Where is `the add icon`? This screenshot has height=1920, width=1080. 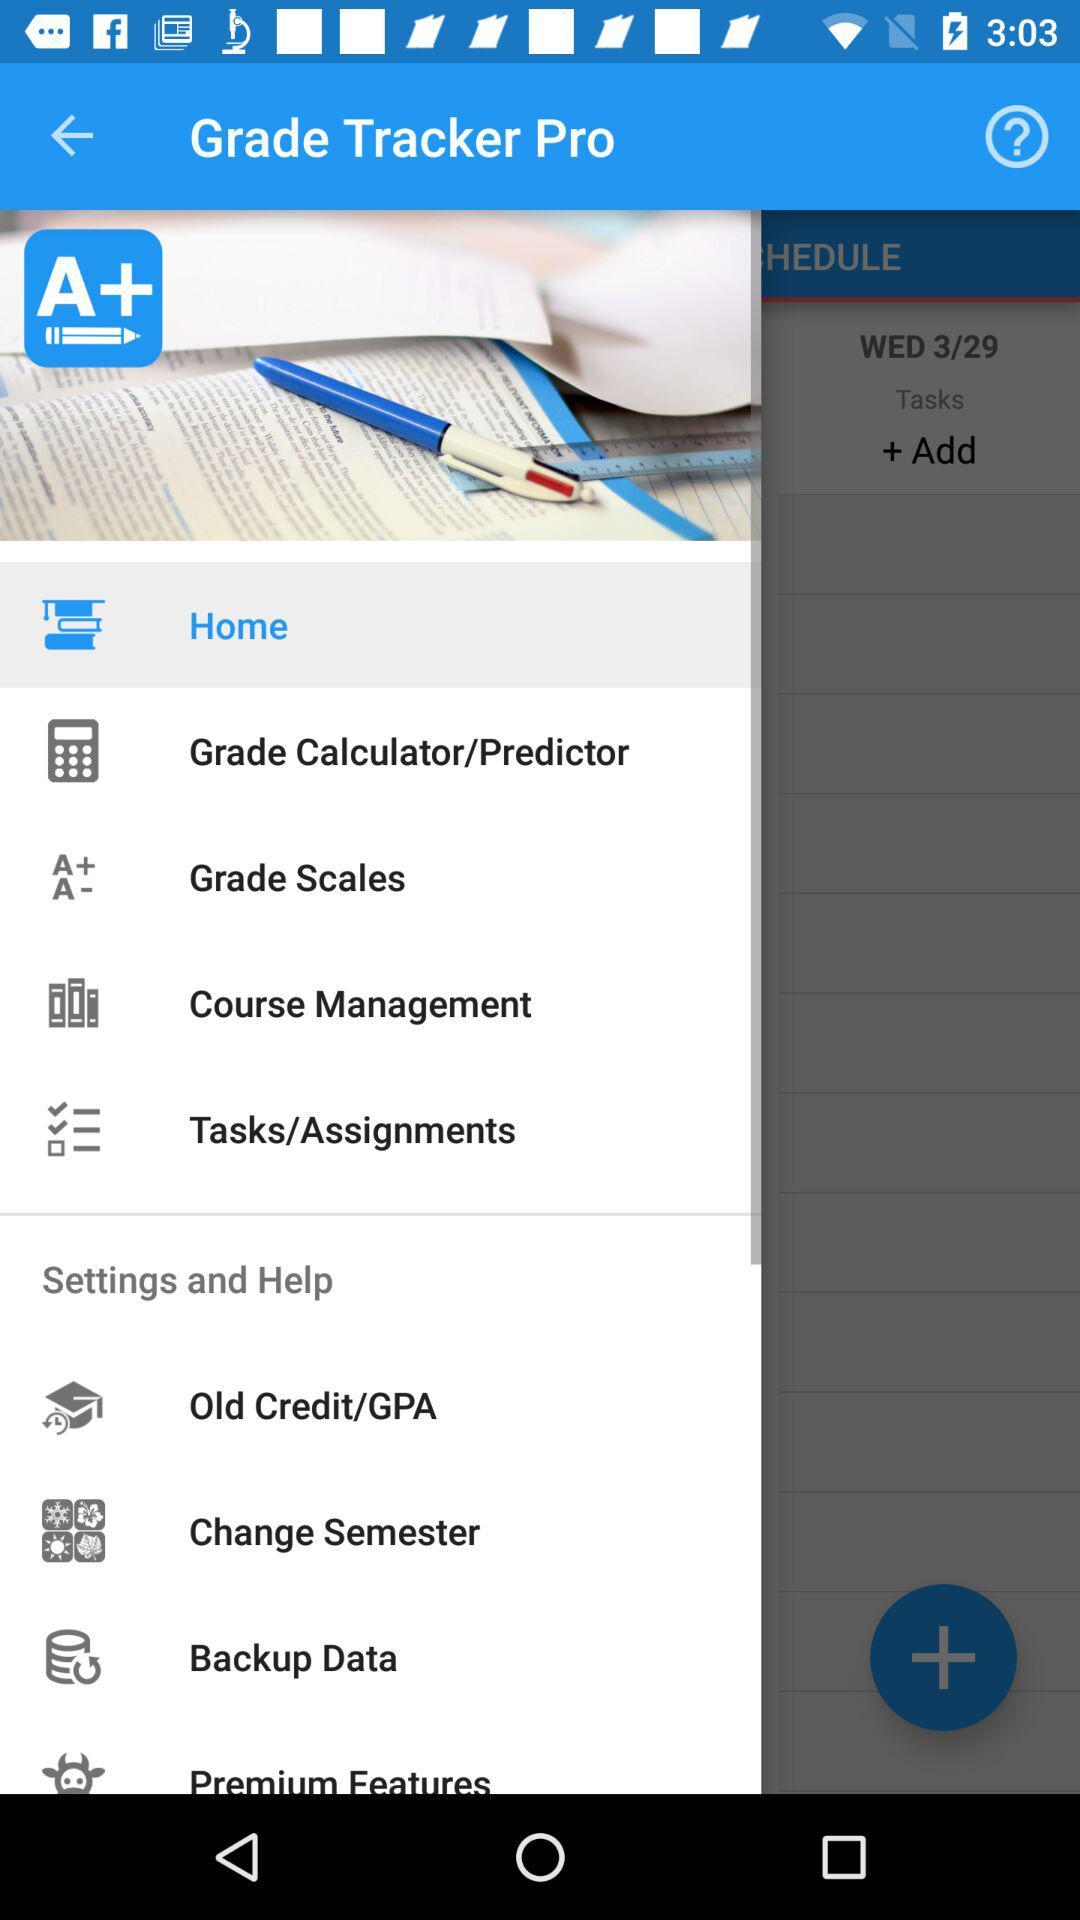
the add icon is located at coordinates (943, 1657).